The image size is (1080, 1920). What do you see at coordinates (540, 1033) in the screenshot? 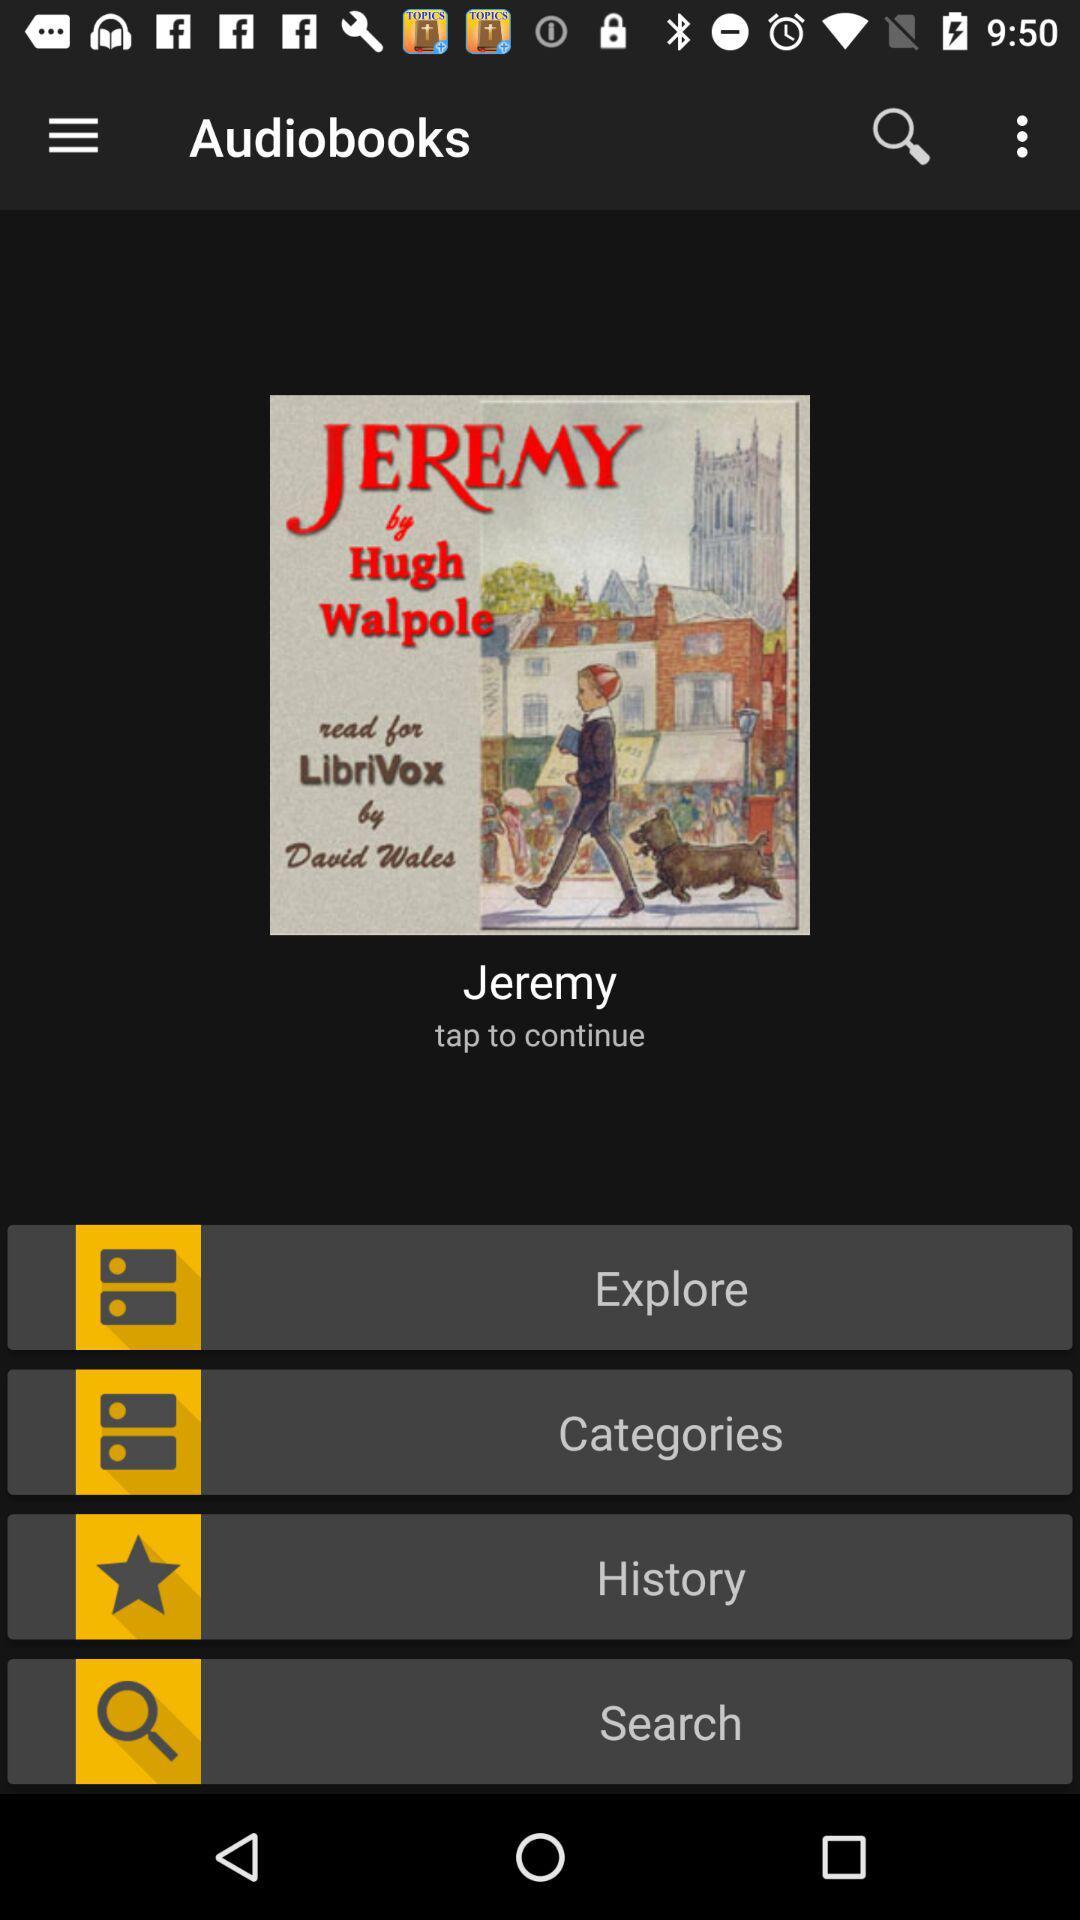
I see `the tap to continue icon` at bounding box center [540, 1033].